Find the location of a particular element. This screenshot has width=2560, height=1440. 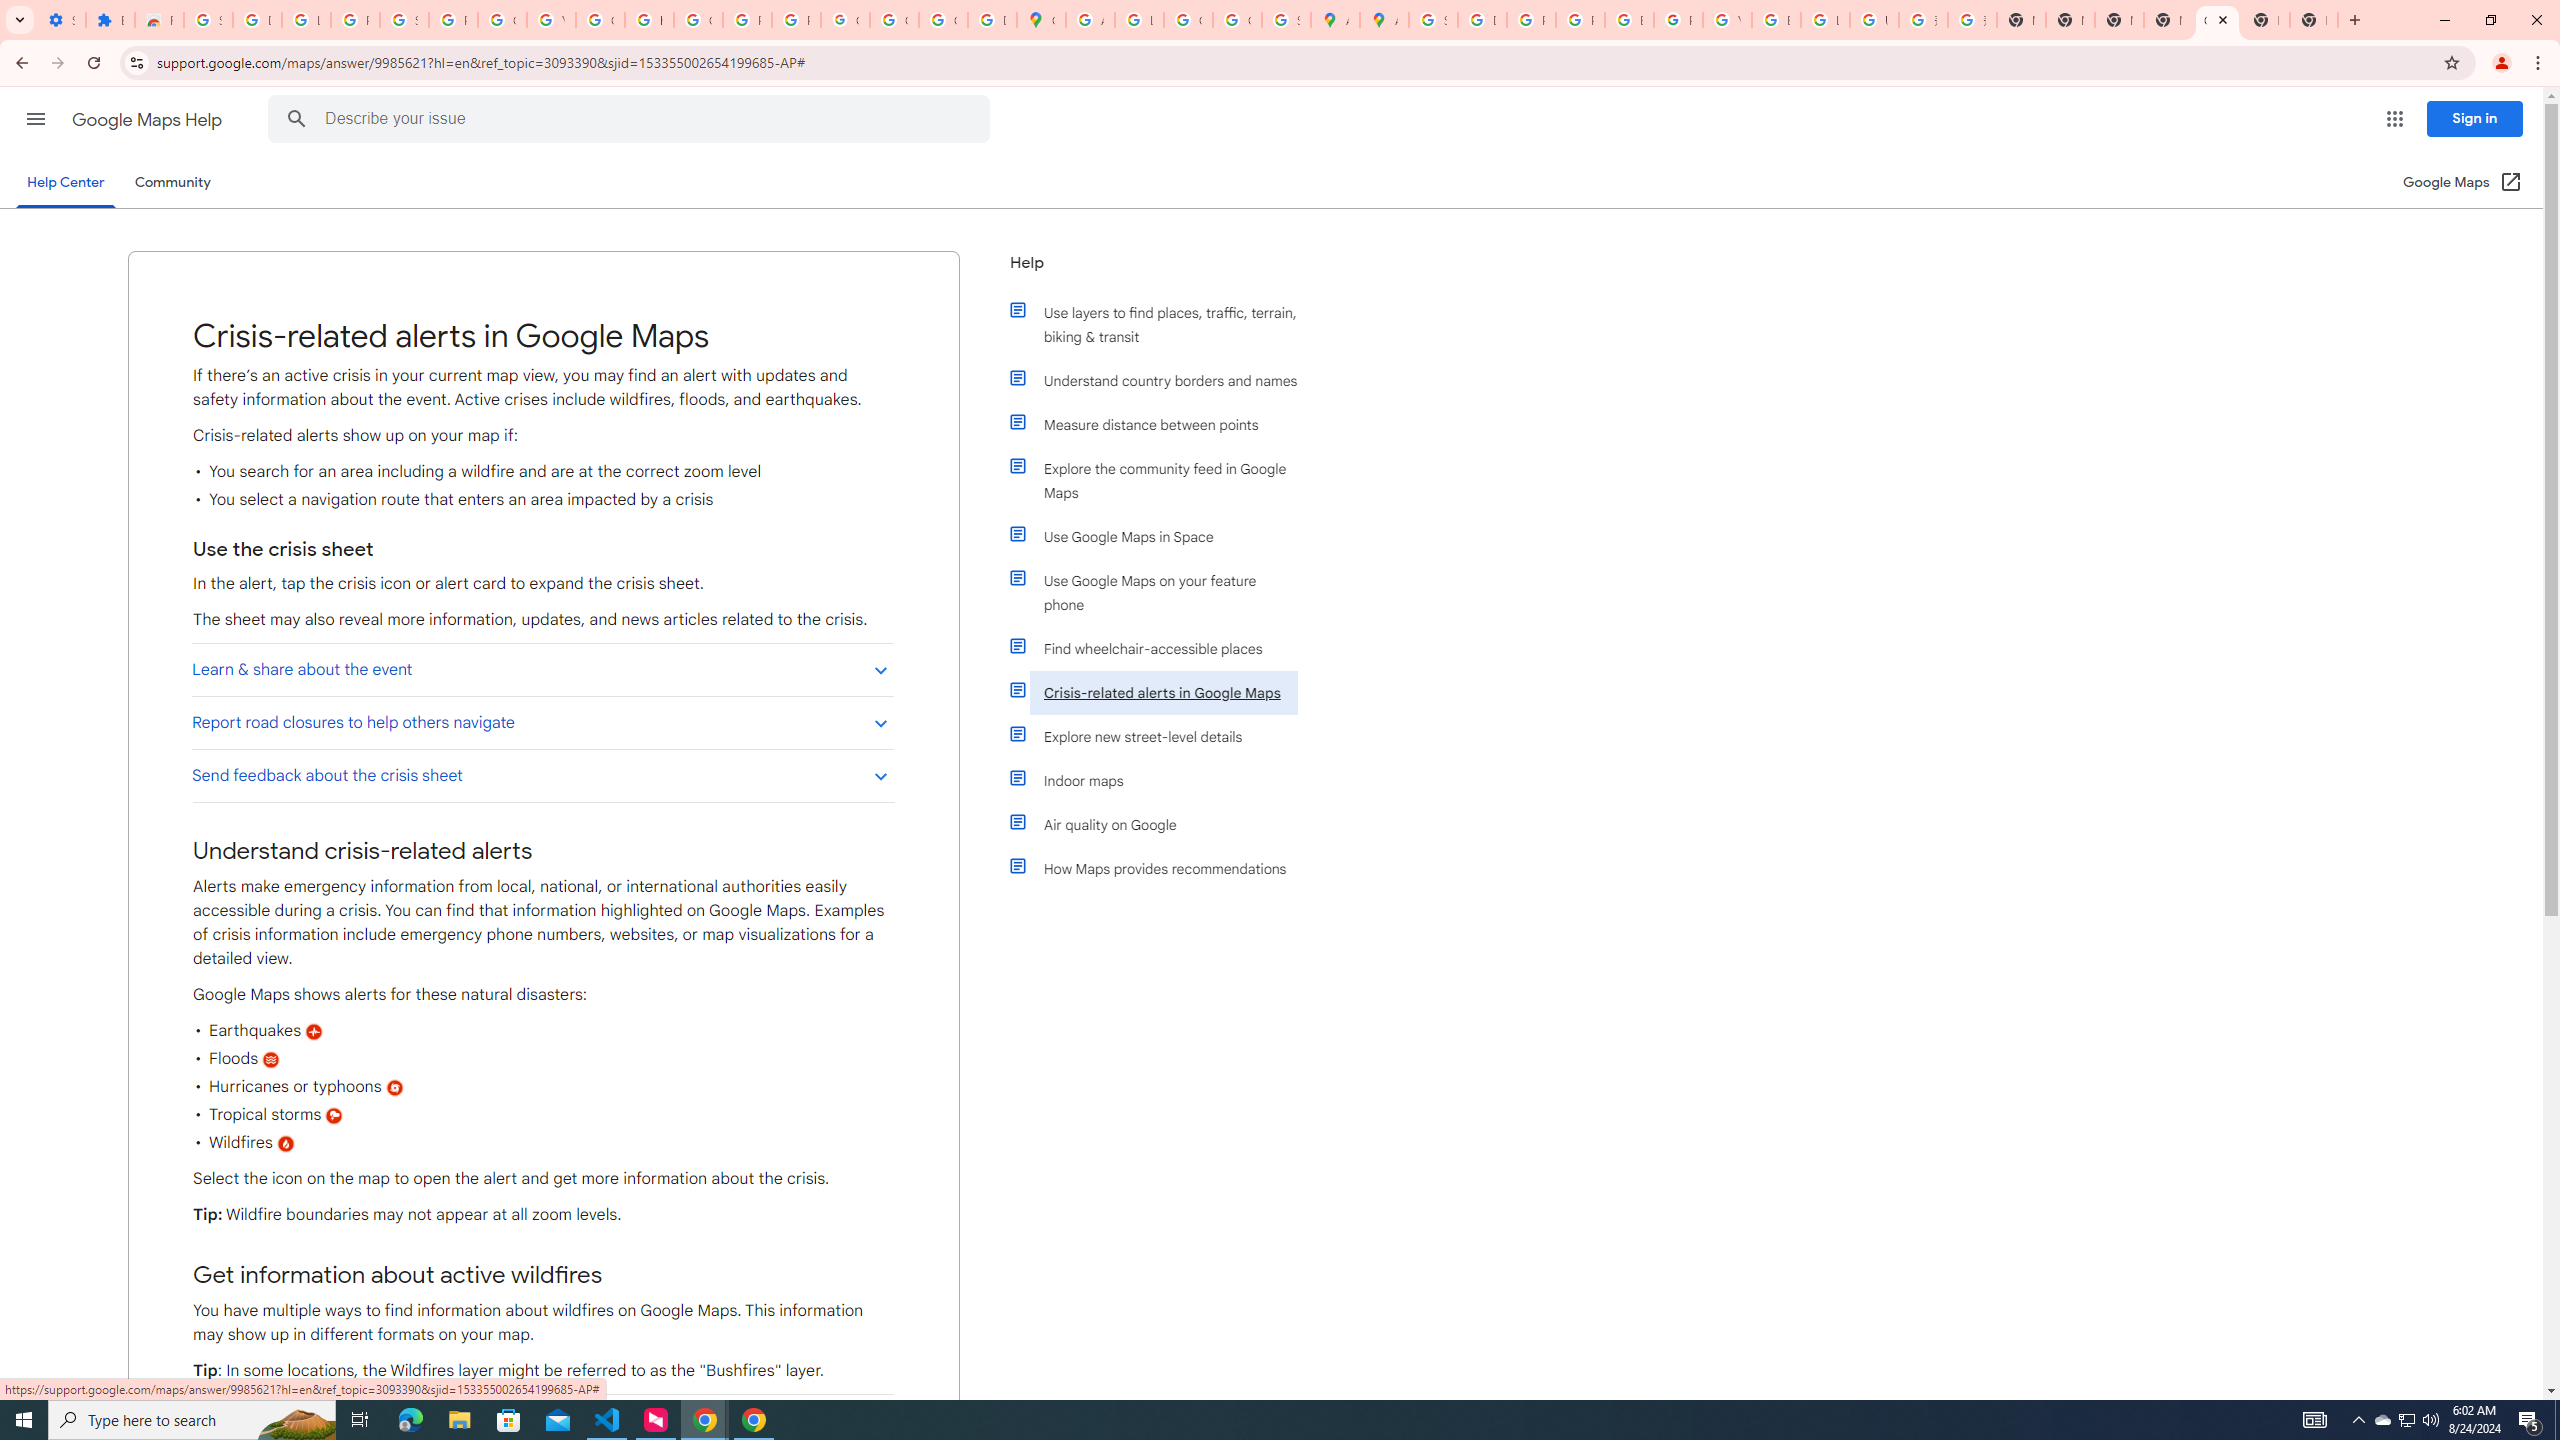

'Crisis-related alerts in Google Maps - Google Maps Help' is located at coordinates (2215, 19).